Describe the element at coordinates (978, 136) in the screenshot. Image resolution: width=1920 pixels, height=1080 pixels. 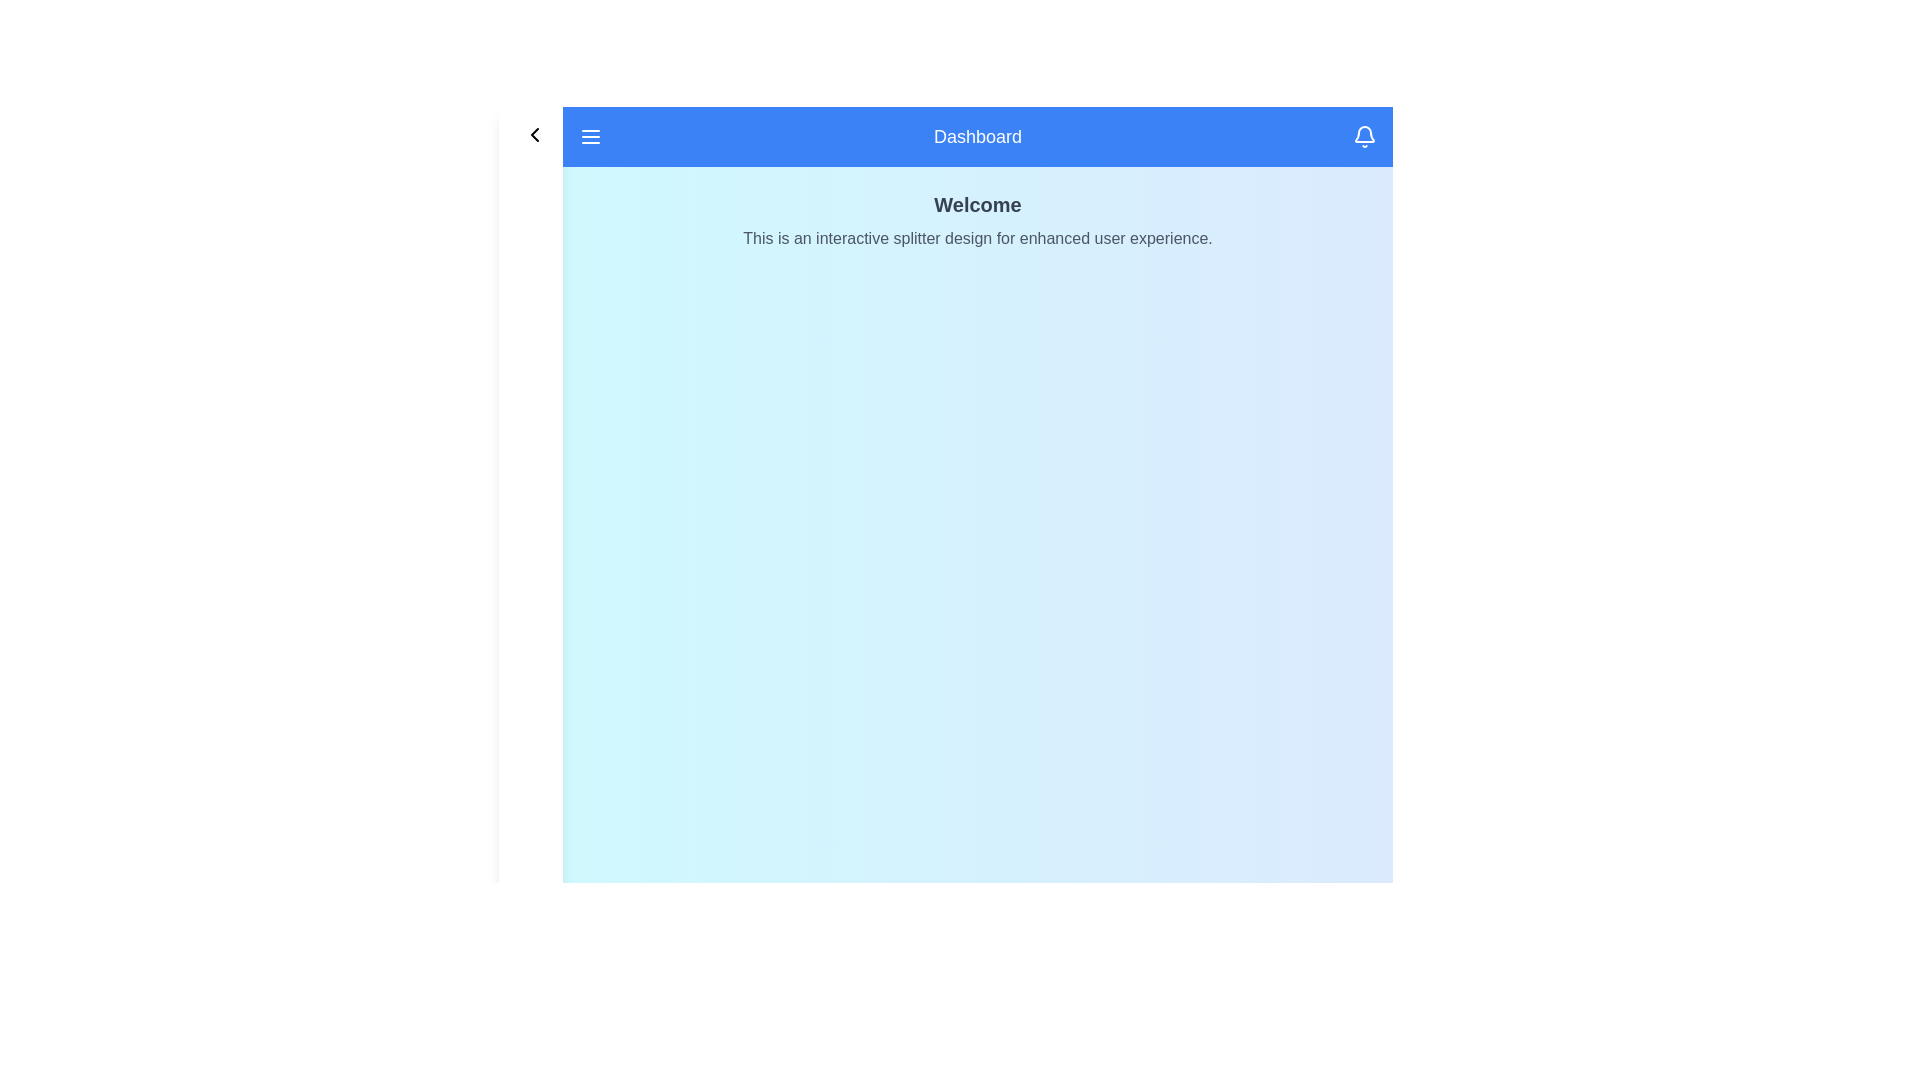
I see `text displayed in the Static Text element labeled 'Dashboard', which is centrally located within the blue header bar` at that location.